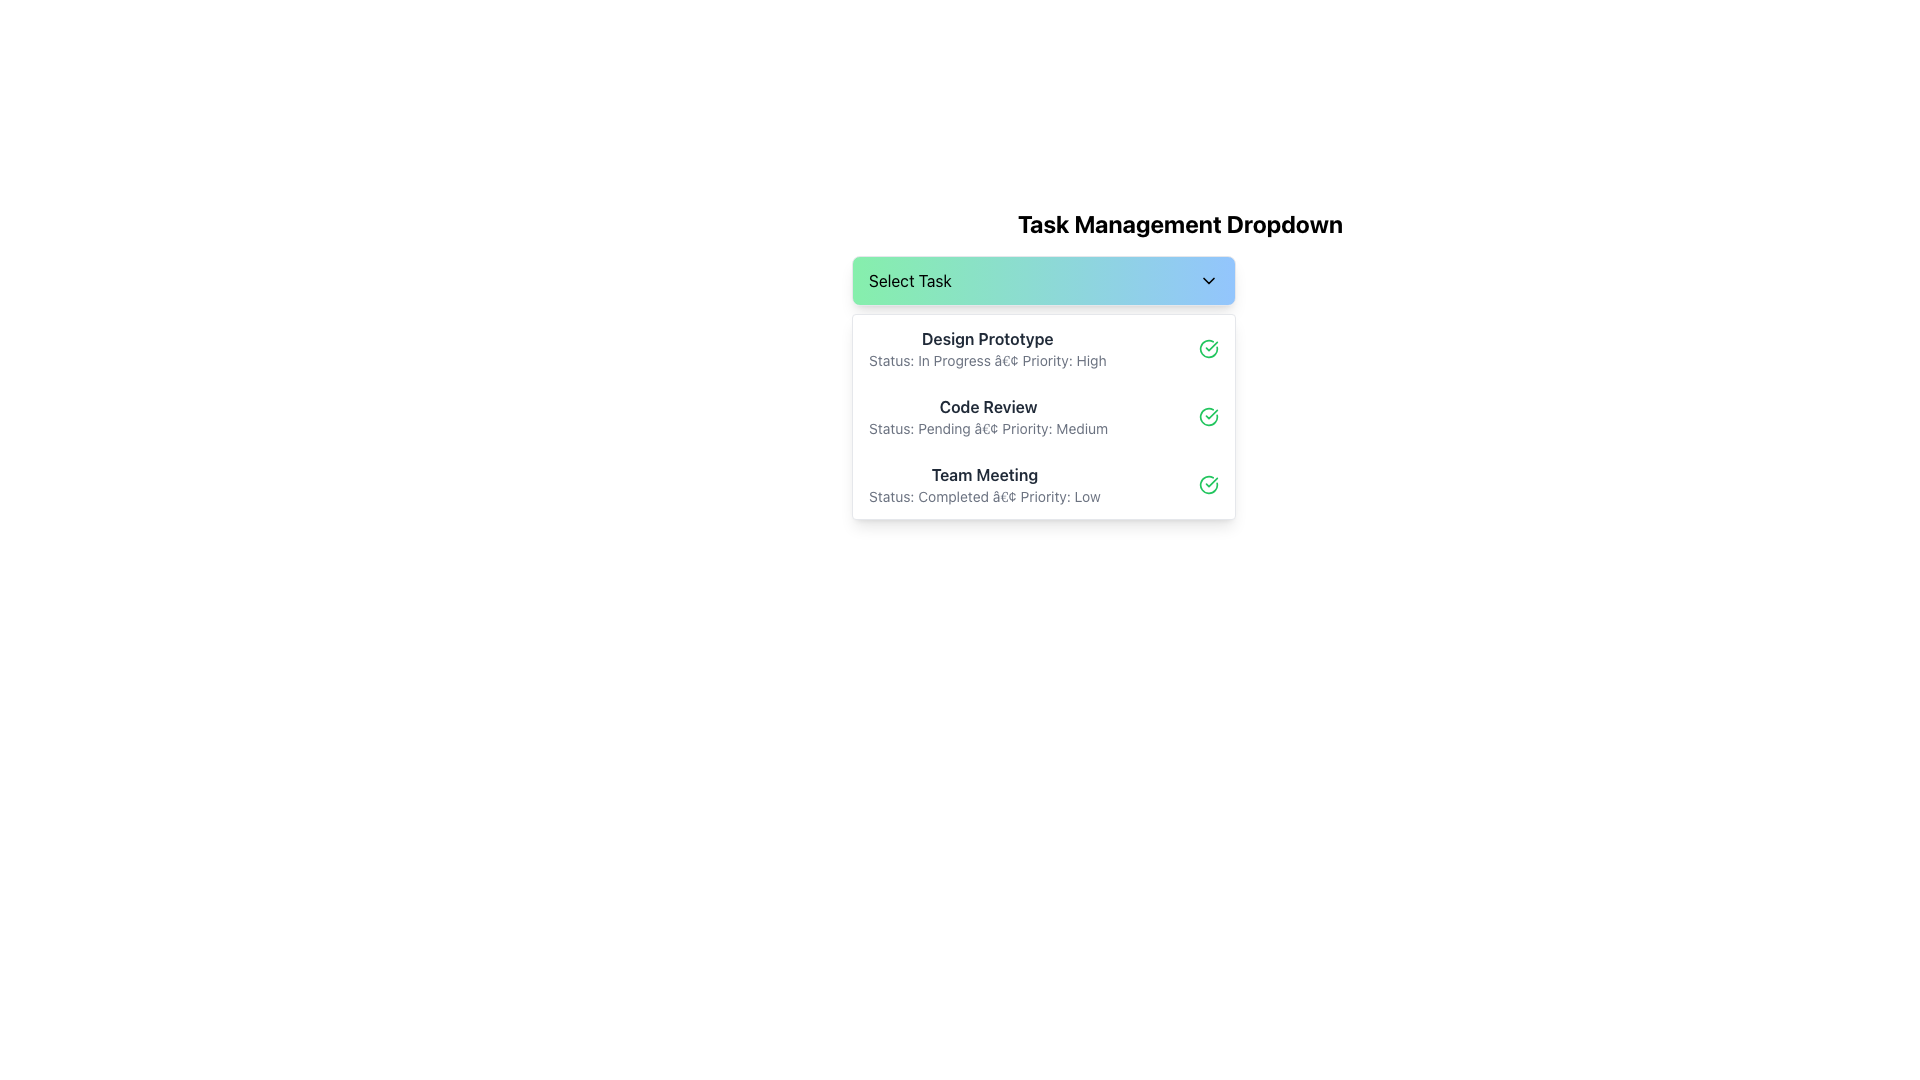 The image size is (1920, 1080). Describe the element at coordinates (1208, 281) in the screenshot. I see `the chevron icon located at the right edge of the 'Select Task' button` at that location.